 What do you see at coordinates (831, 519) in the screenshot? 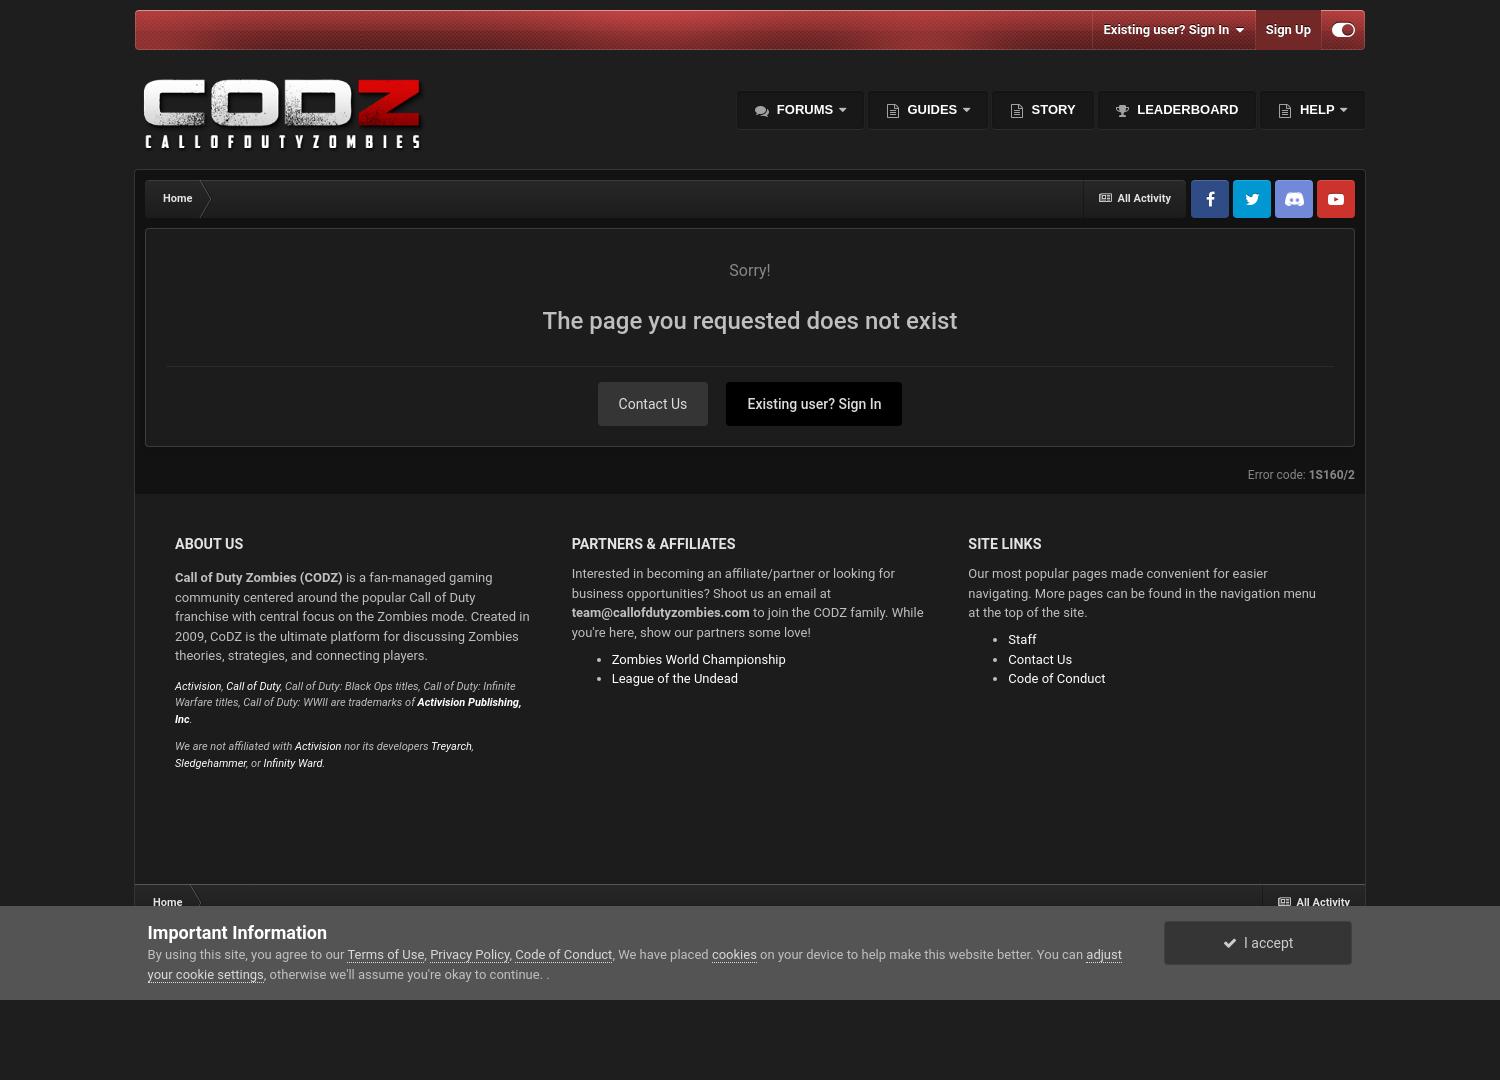
I see `'Community Center'` at bounding box center [831, 519].